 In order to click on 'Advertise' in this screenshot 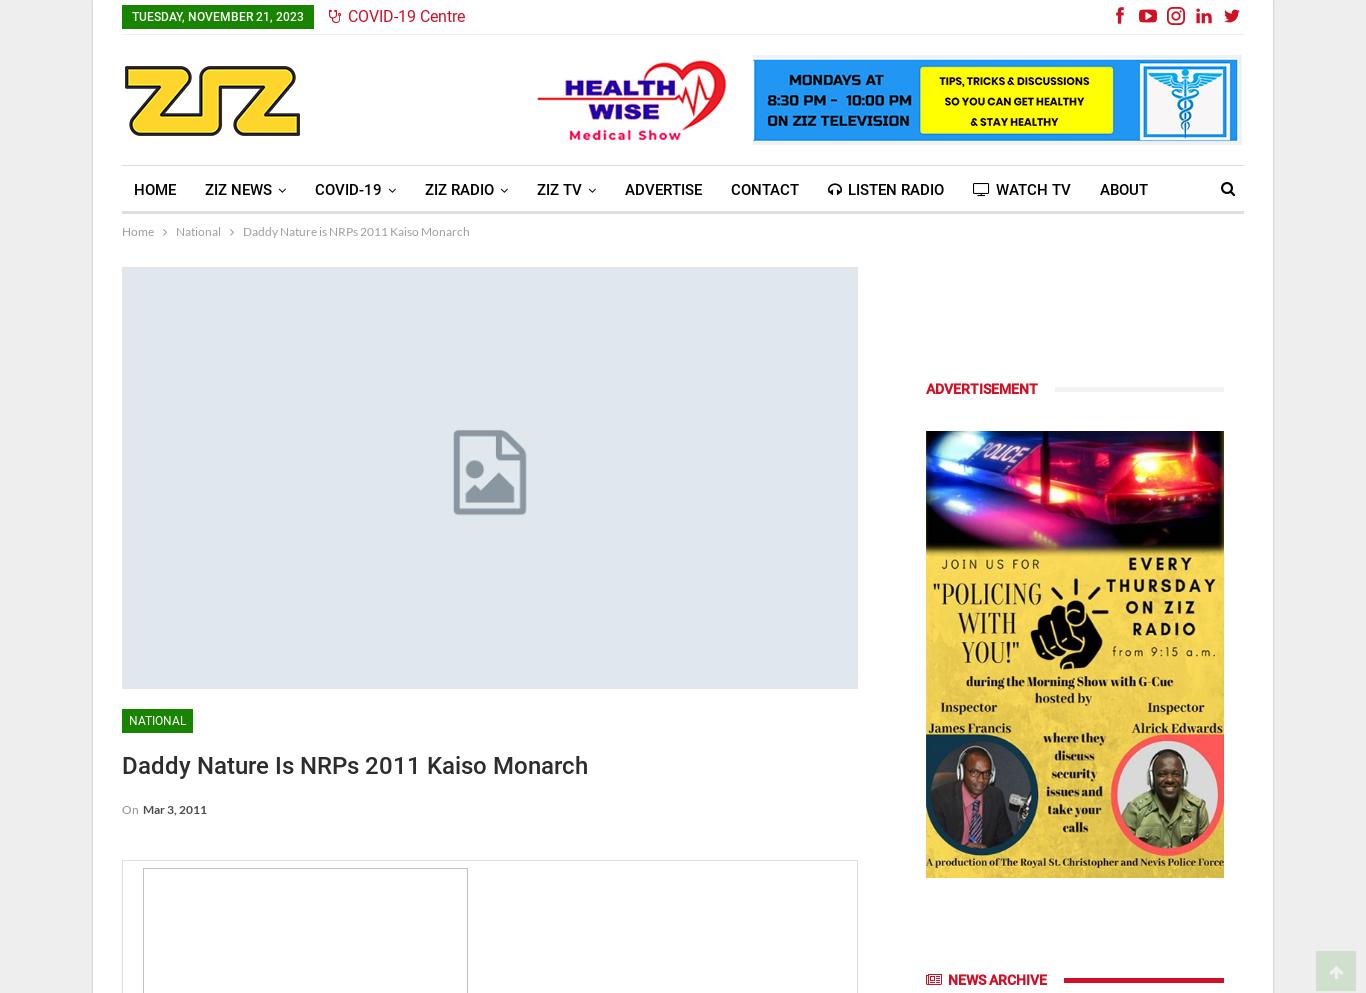, I will do `click(662, 188)`.